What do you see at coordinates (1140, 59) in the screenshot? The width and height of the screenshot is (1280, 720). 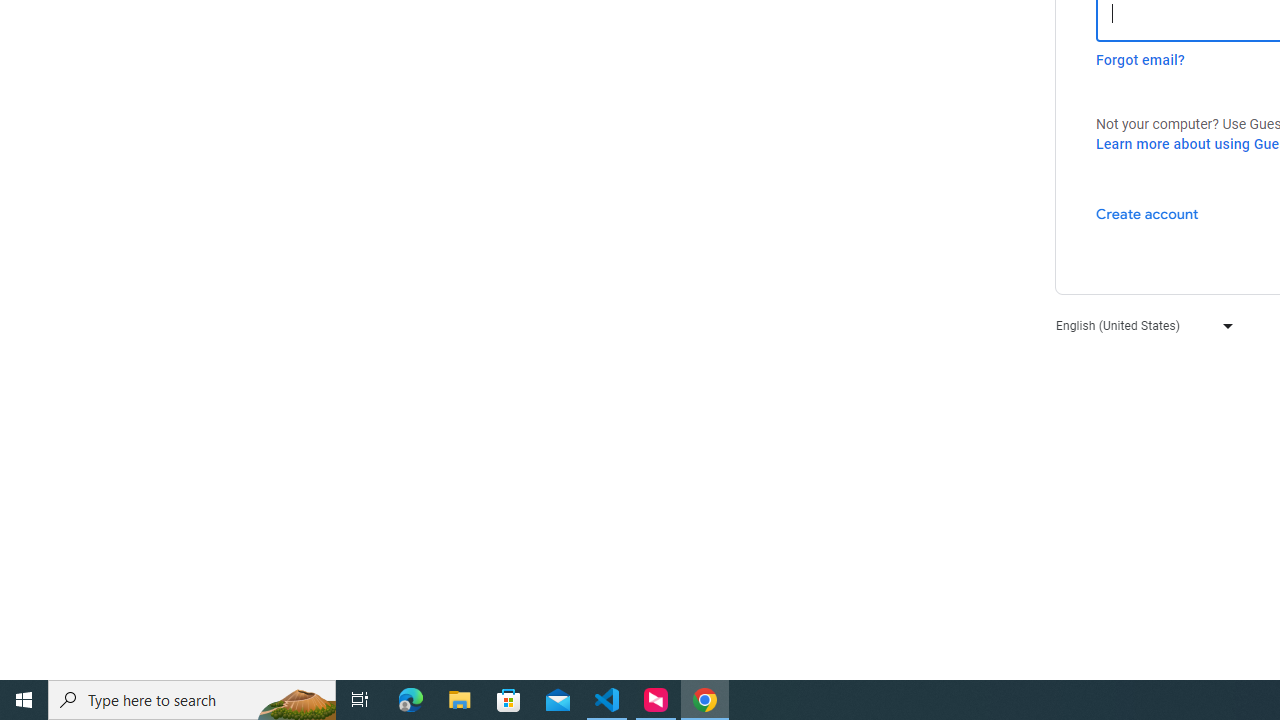 I see `'Forgot email?'` at bounding box center [1140, 59].